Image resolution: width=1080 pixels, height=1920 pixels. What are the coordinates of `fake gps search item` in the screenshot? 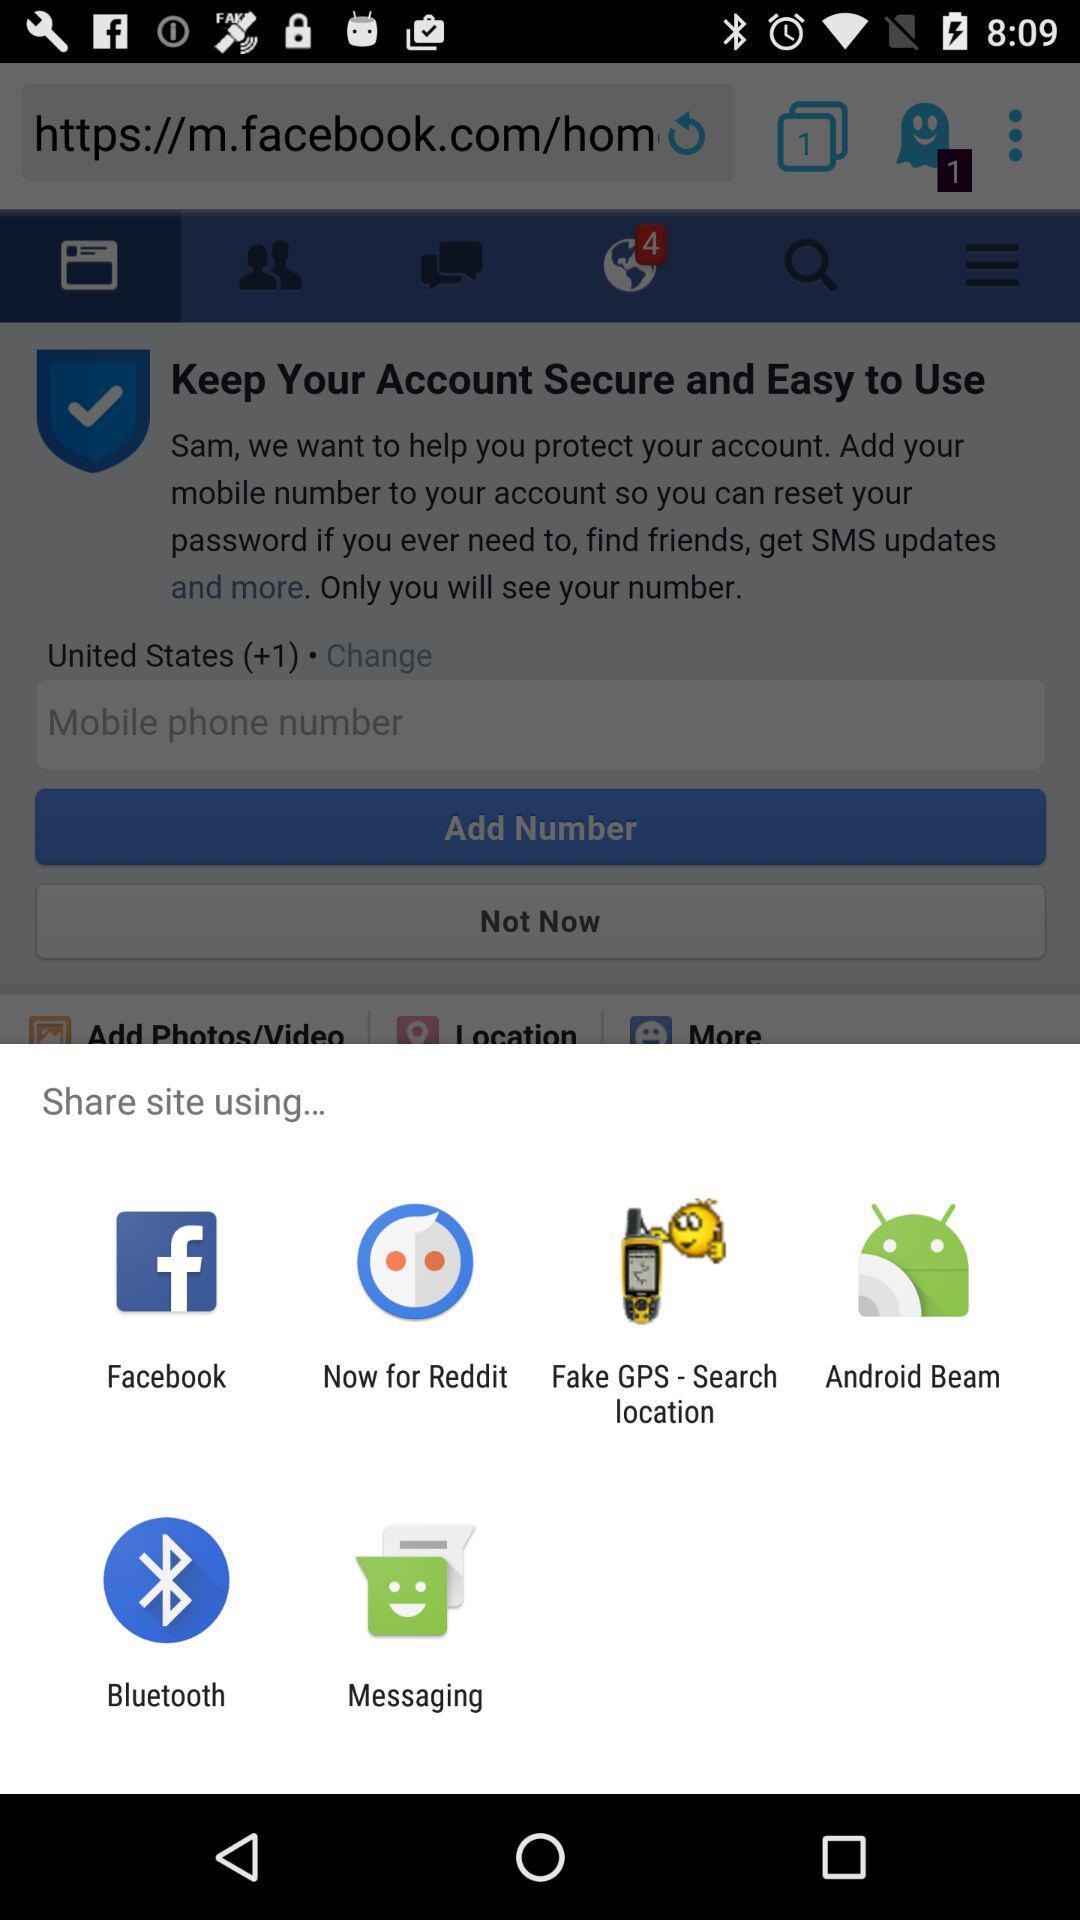 It's located at (664, 1392).